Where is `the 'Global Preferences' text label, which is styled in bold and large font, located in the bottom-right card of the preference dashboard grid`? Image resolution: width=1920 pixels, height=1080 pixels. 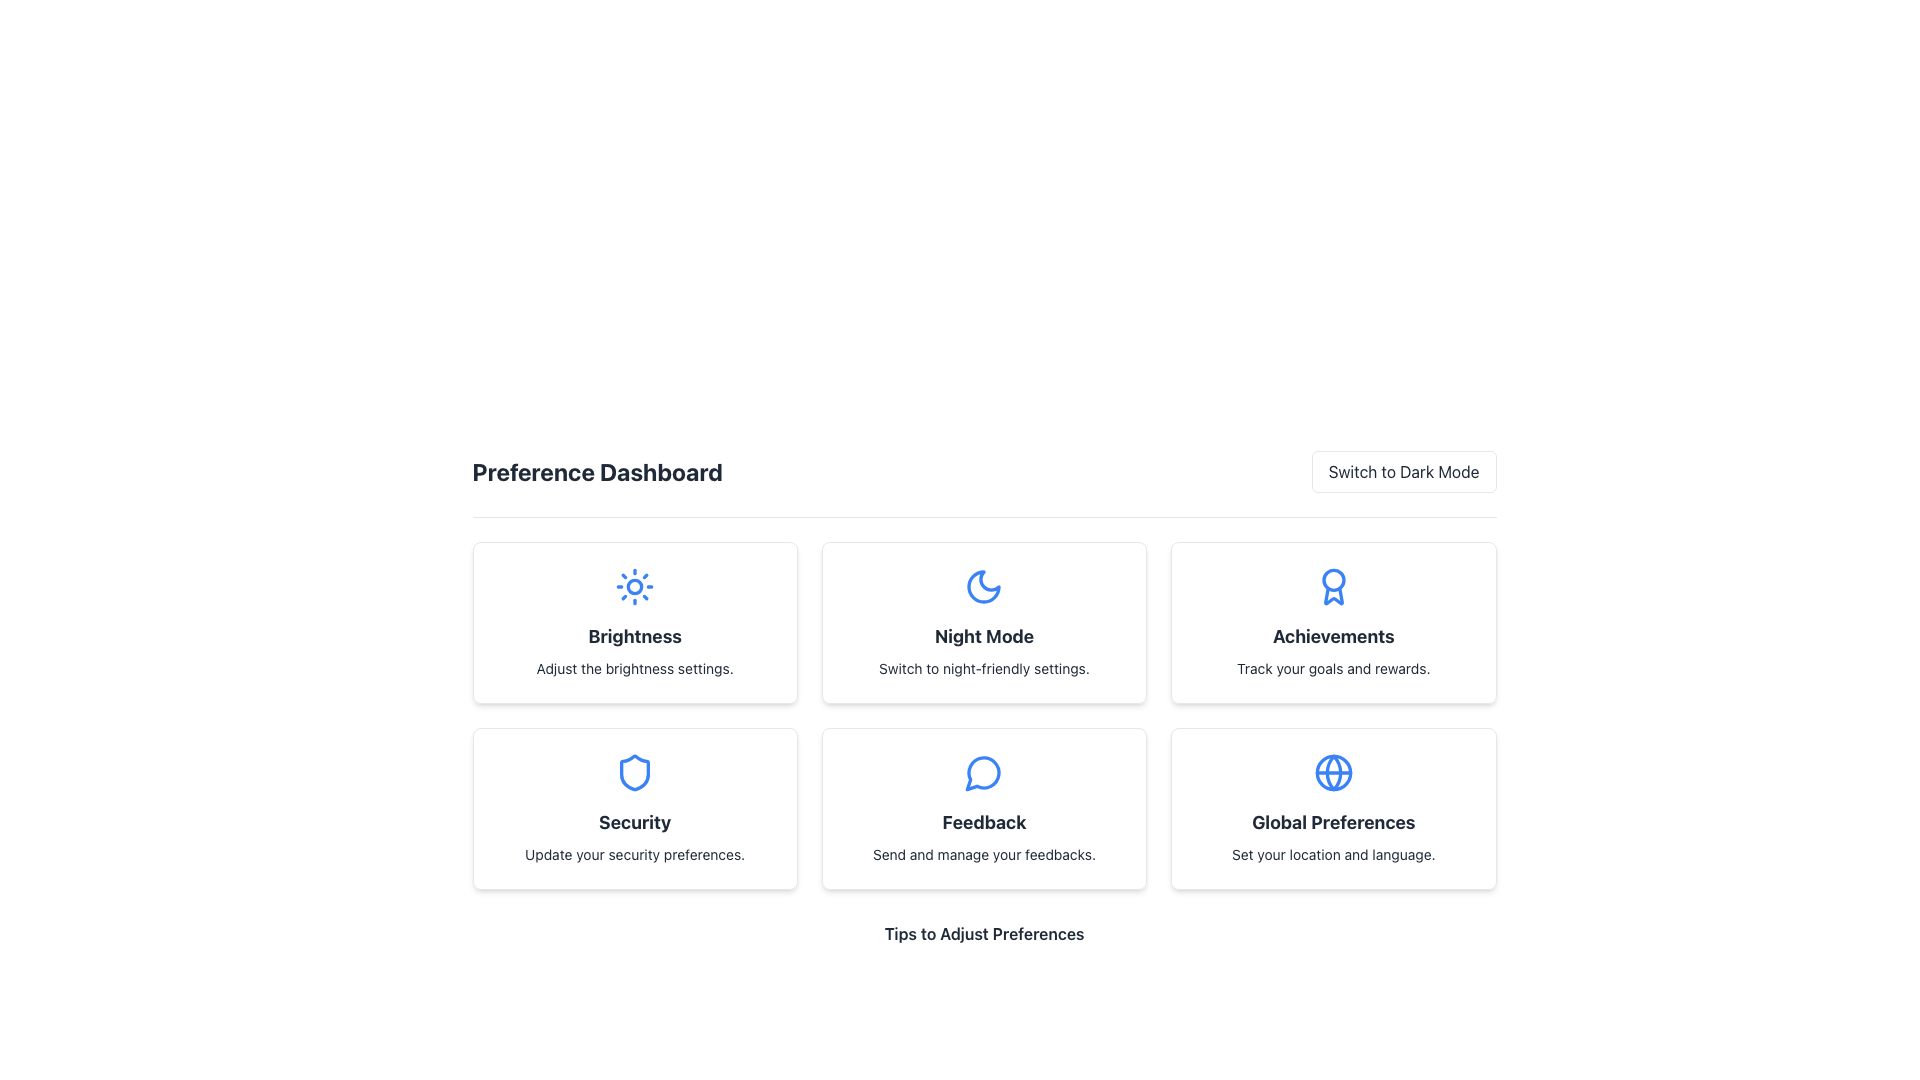
the 'Global Preferences' text label, which is styled in bold and large font, located in the bottom-right card of the preference dashboard grid is located at coordinates (1333, 822).